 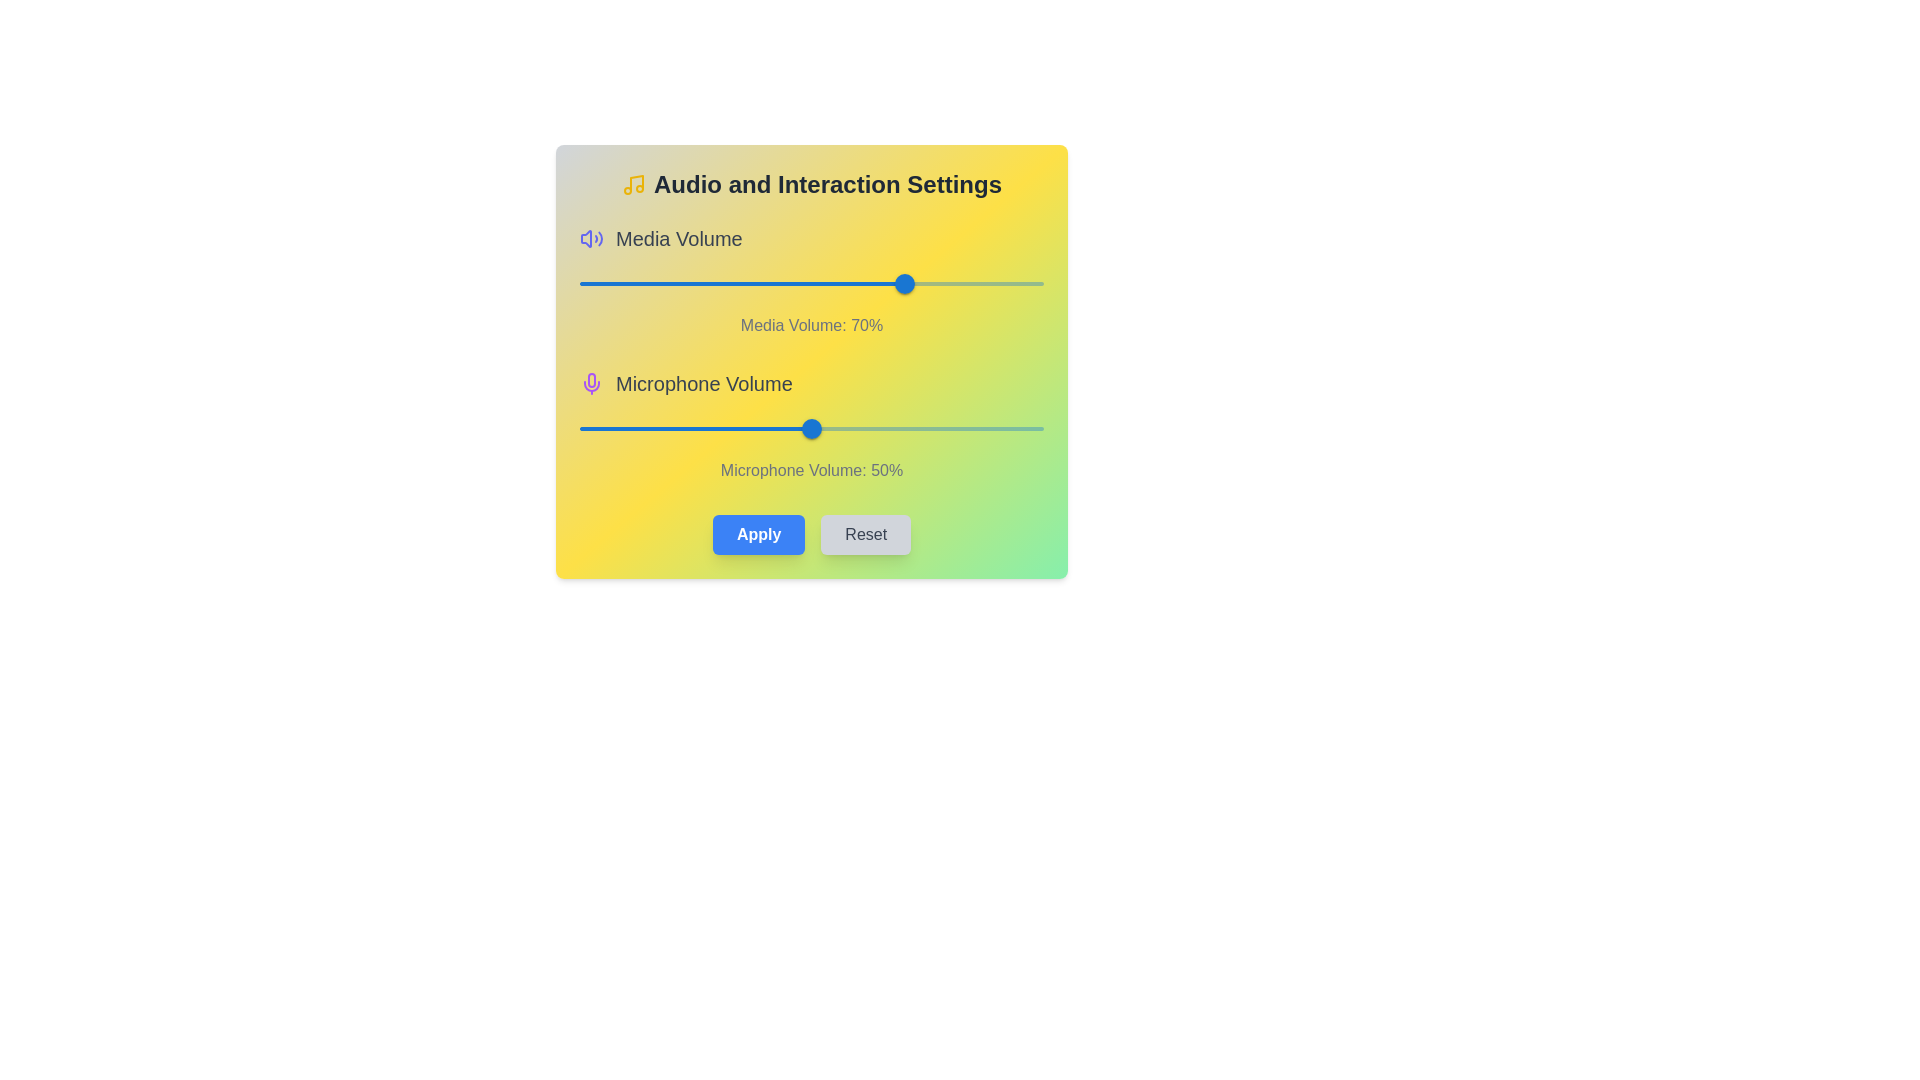 What do you see at coordinates (741, 284) in the screenshot?
I see `the media volume` at bounding box center [741, 284].